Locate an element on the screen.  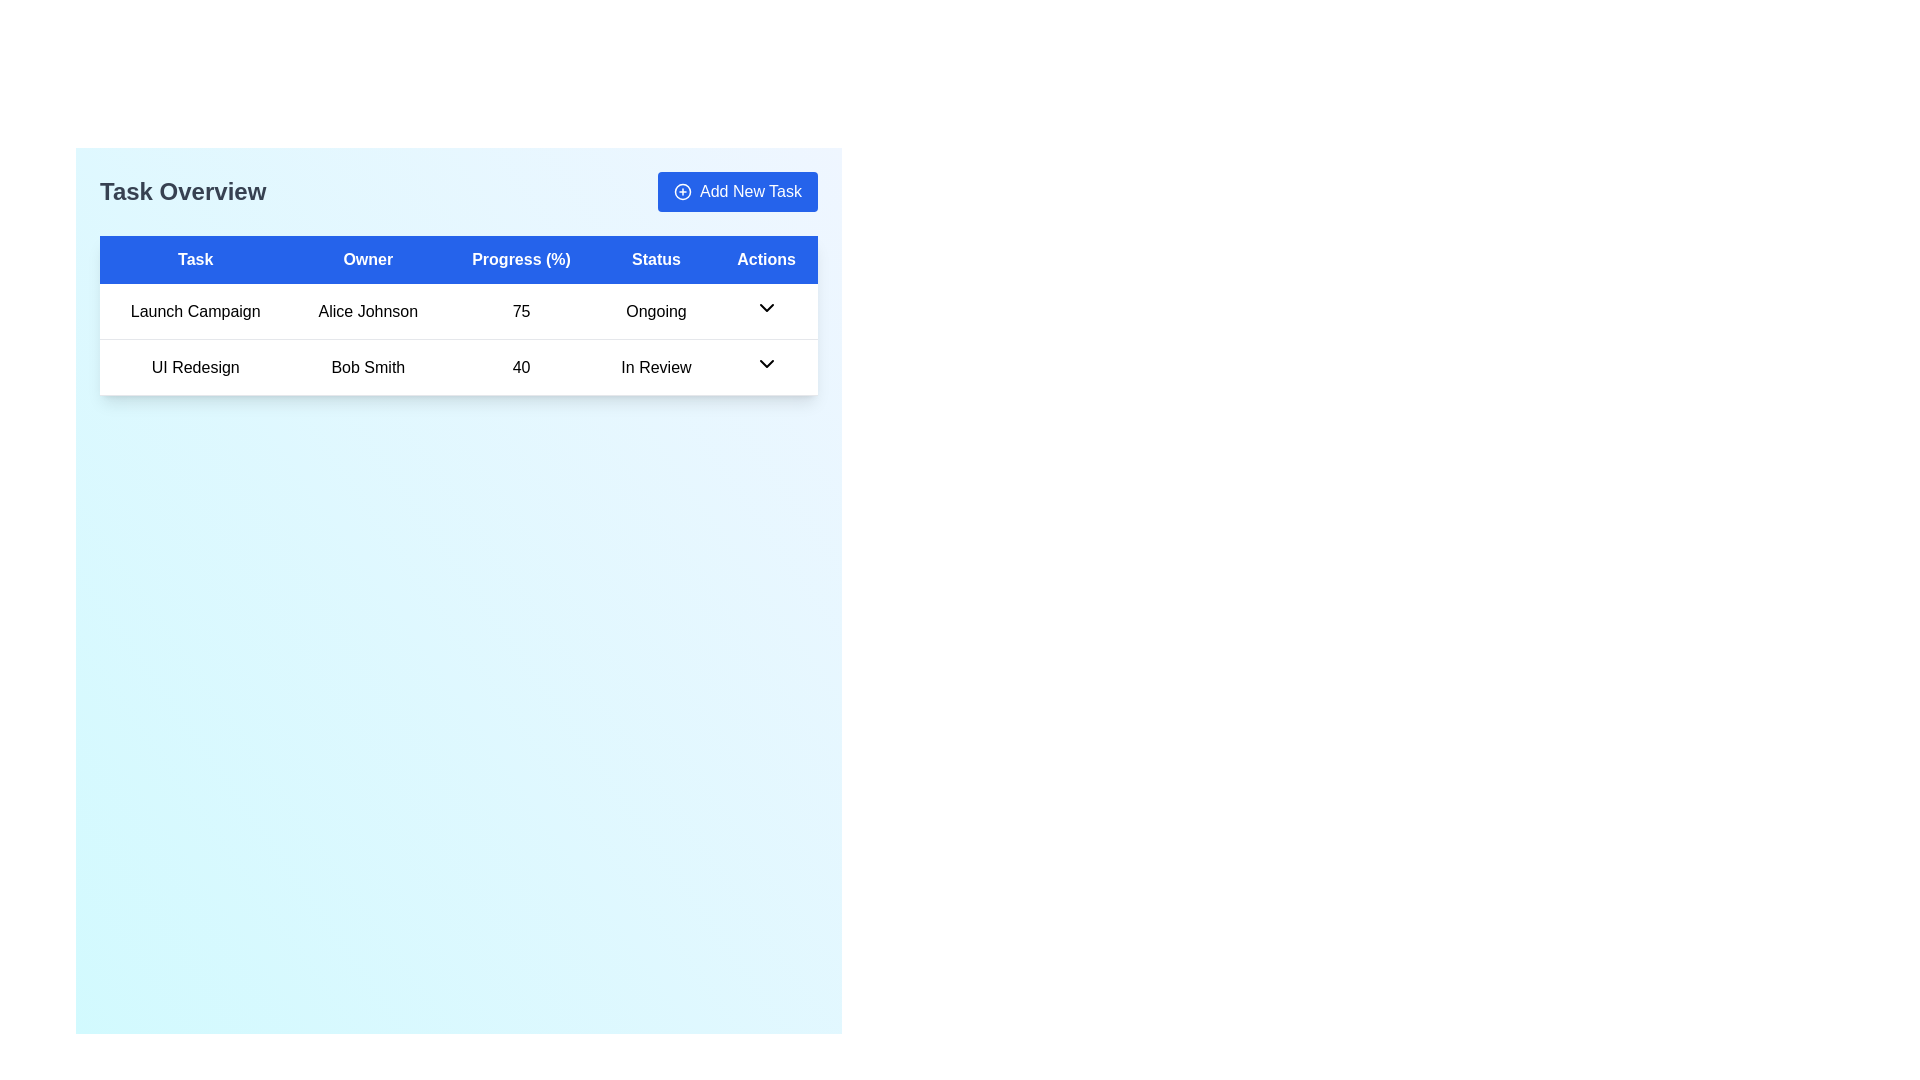
text from the 'Progress (%)' label in the table, which indicates the percentage value related to the task 'UI Redesign' is located at coordinates (521, 367).